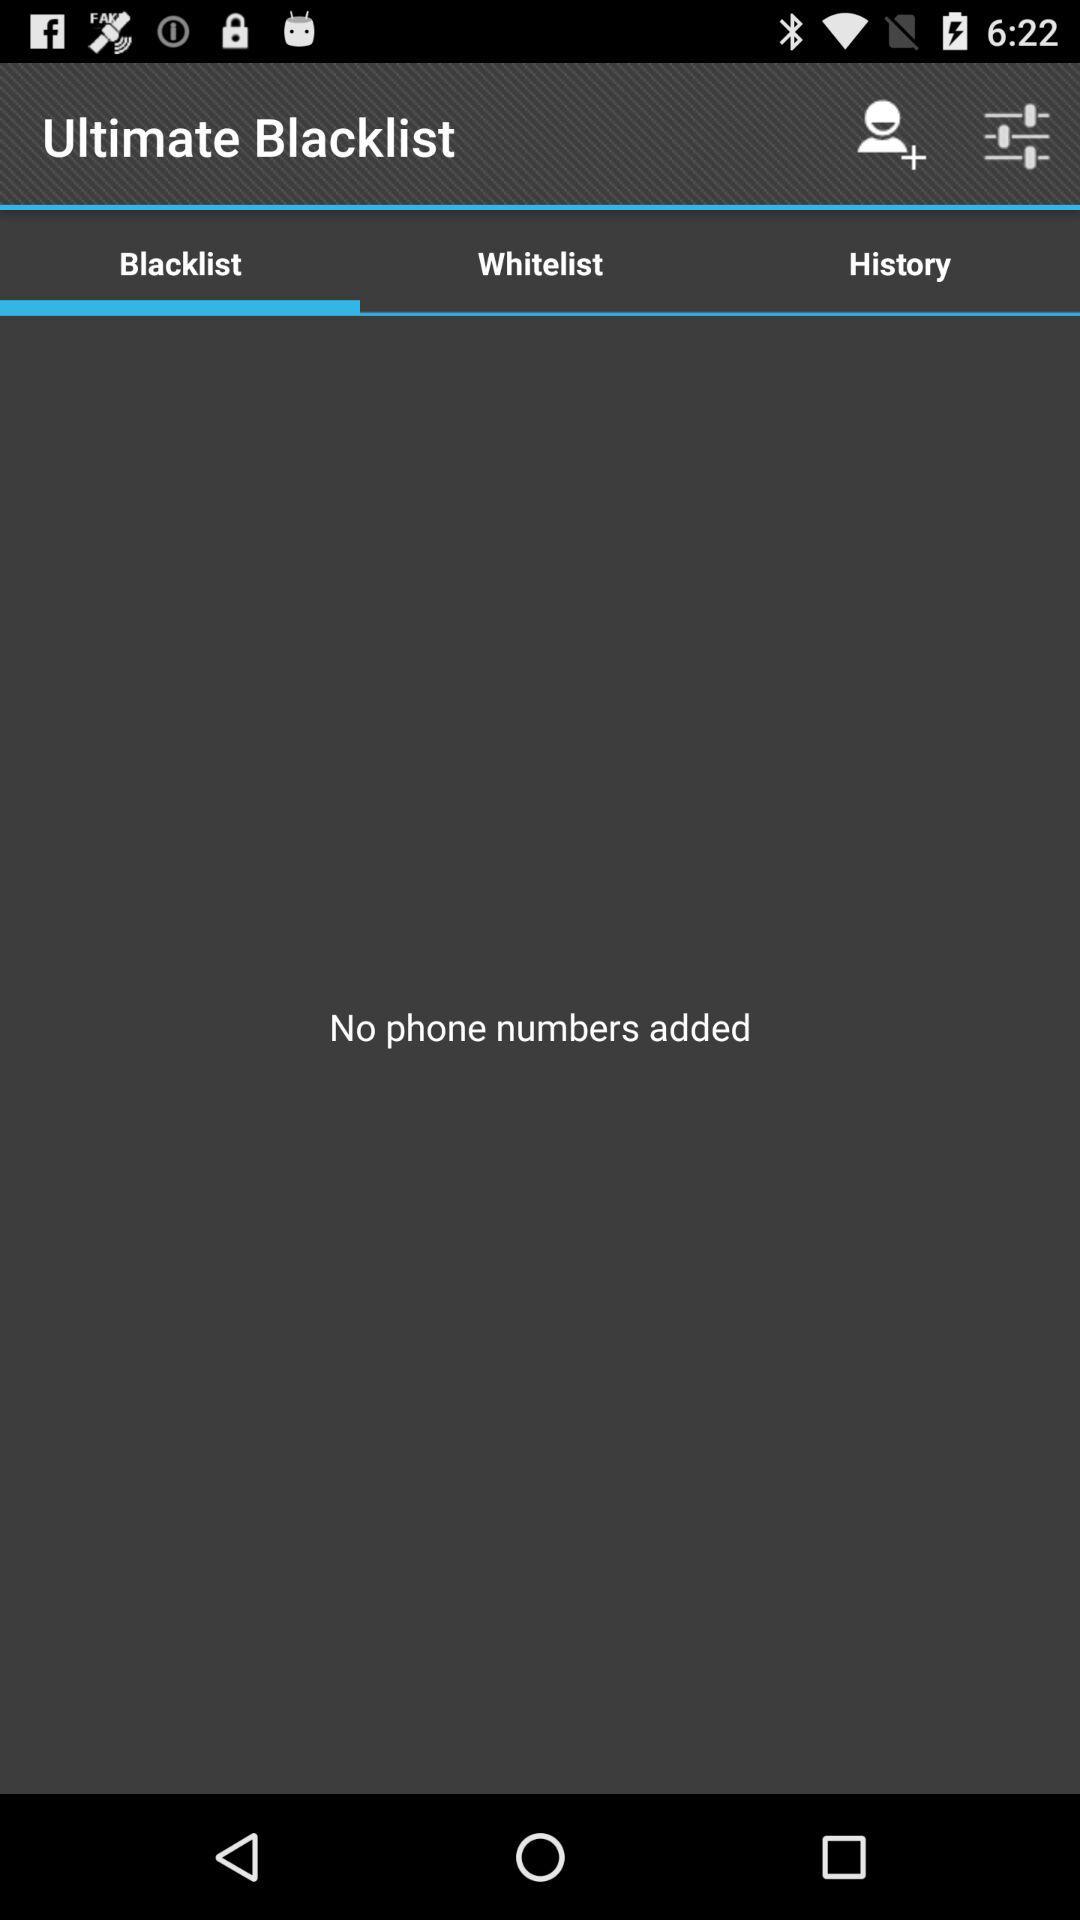 This screenshot has height=1920, width=1080. Describe the element at coordinates (540, 261) in the screenshot. I see `icon next to blacklist icon` at that location.